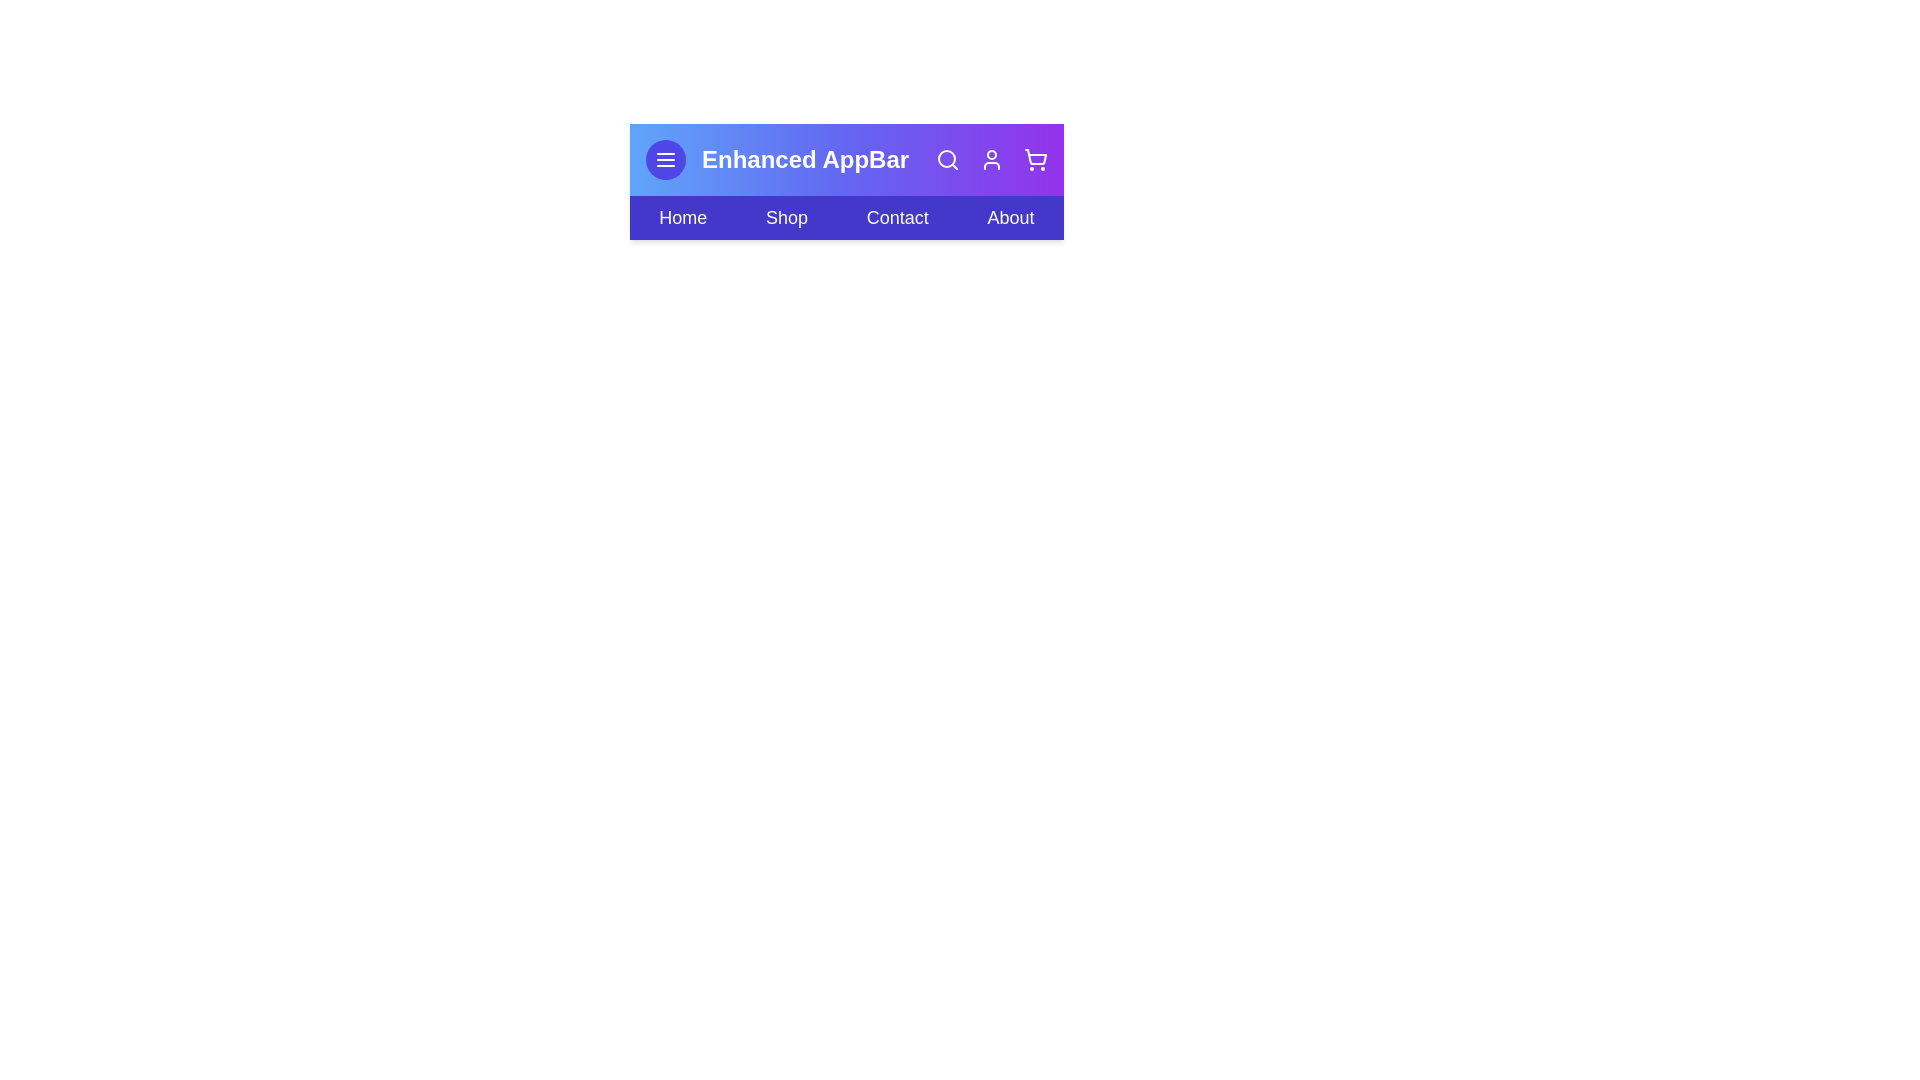 The image size is (1920, 1080). Describe the element at coordinates (1011, 218) in the screenshot. I see `the interactive element About Link to observe its hover effect` at that location.